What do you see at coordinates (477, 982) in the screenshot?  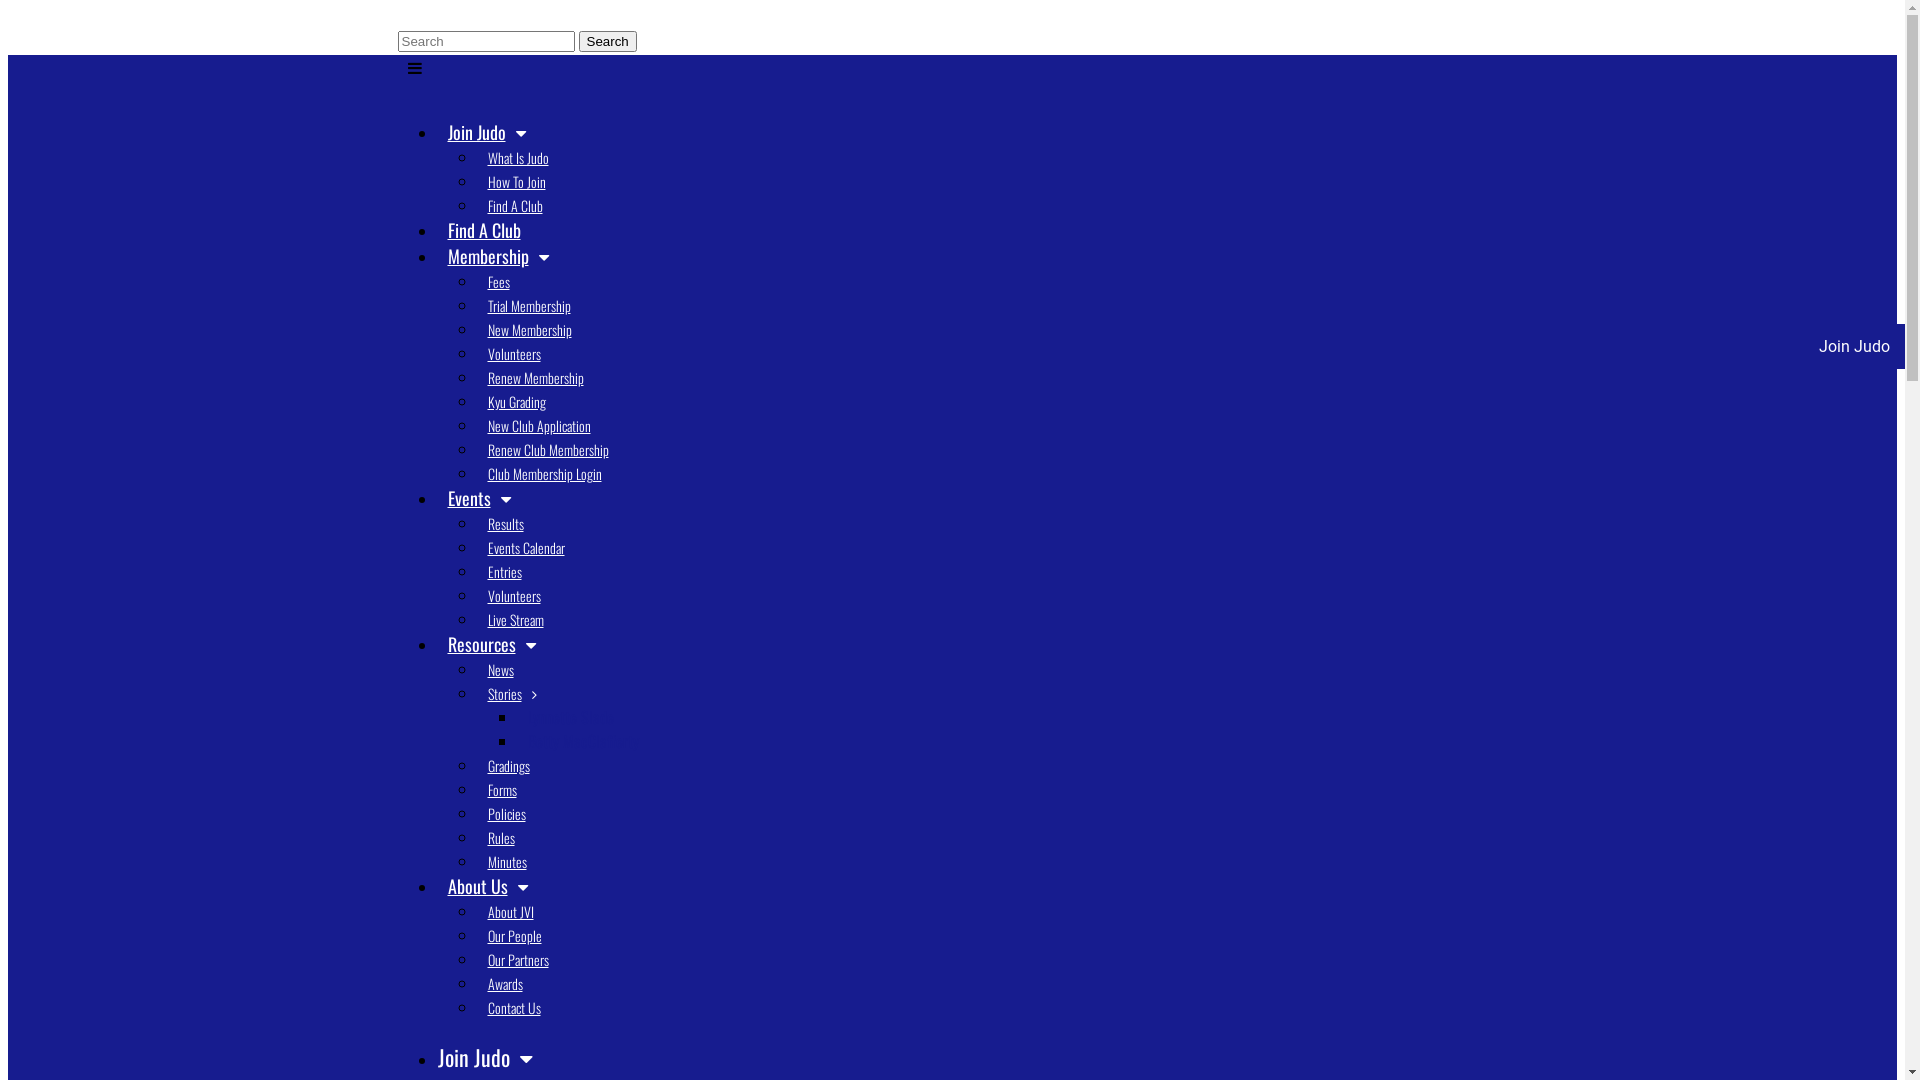 I see `'Awards'` at bounding box center [477, 982].